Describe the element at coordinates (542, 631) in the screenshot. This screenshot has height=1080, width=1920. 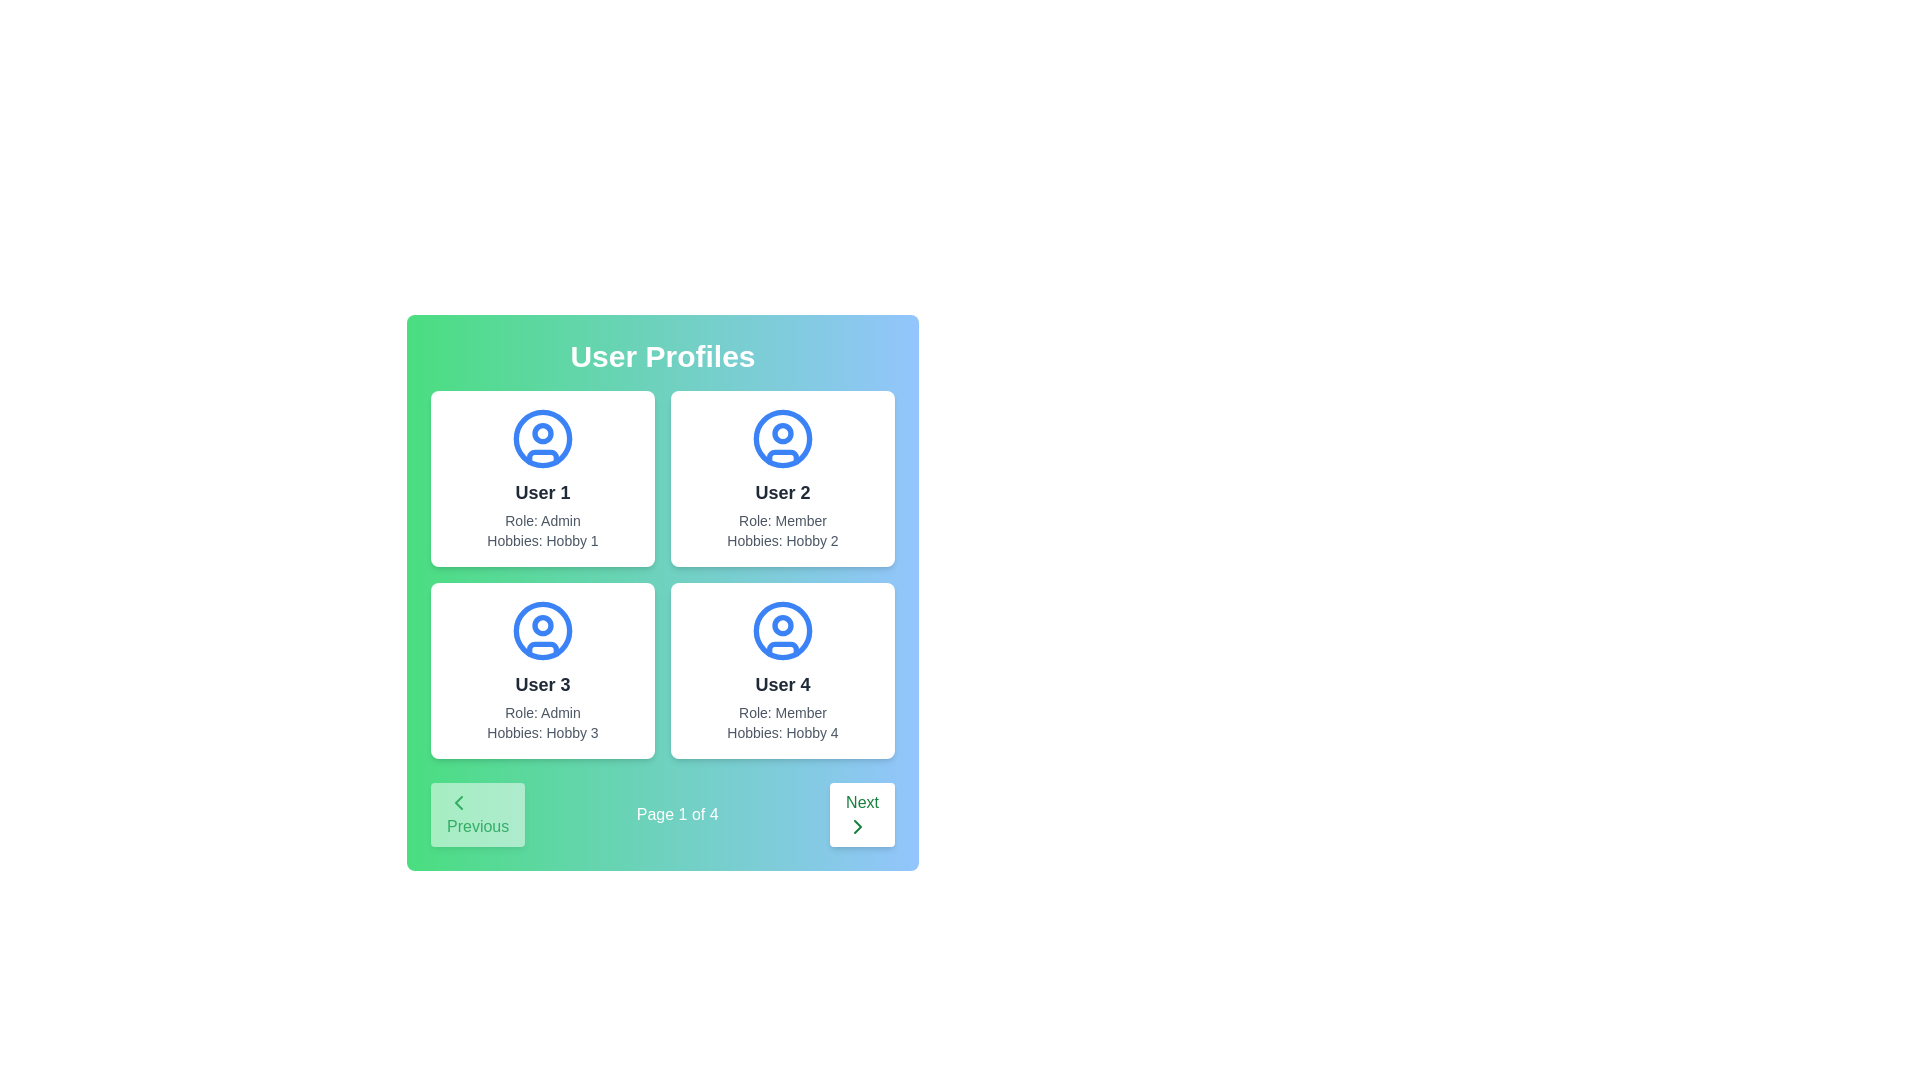
I see `the circular avatar icon of 'User 3' located in the bottom-left corner of the profile card grid` at that location.